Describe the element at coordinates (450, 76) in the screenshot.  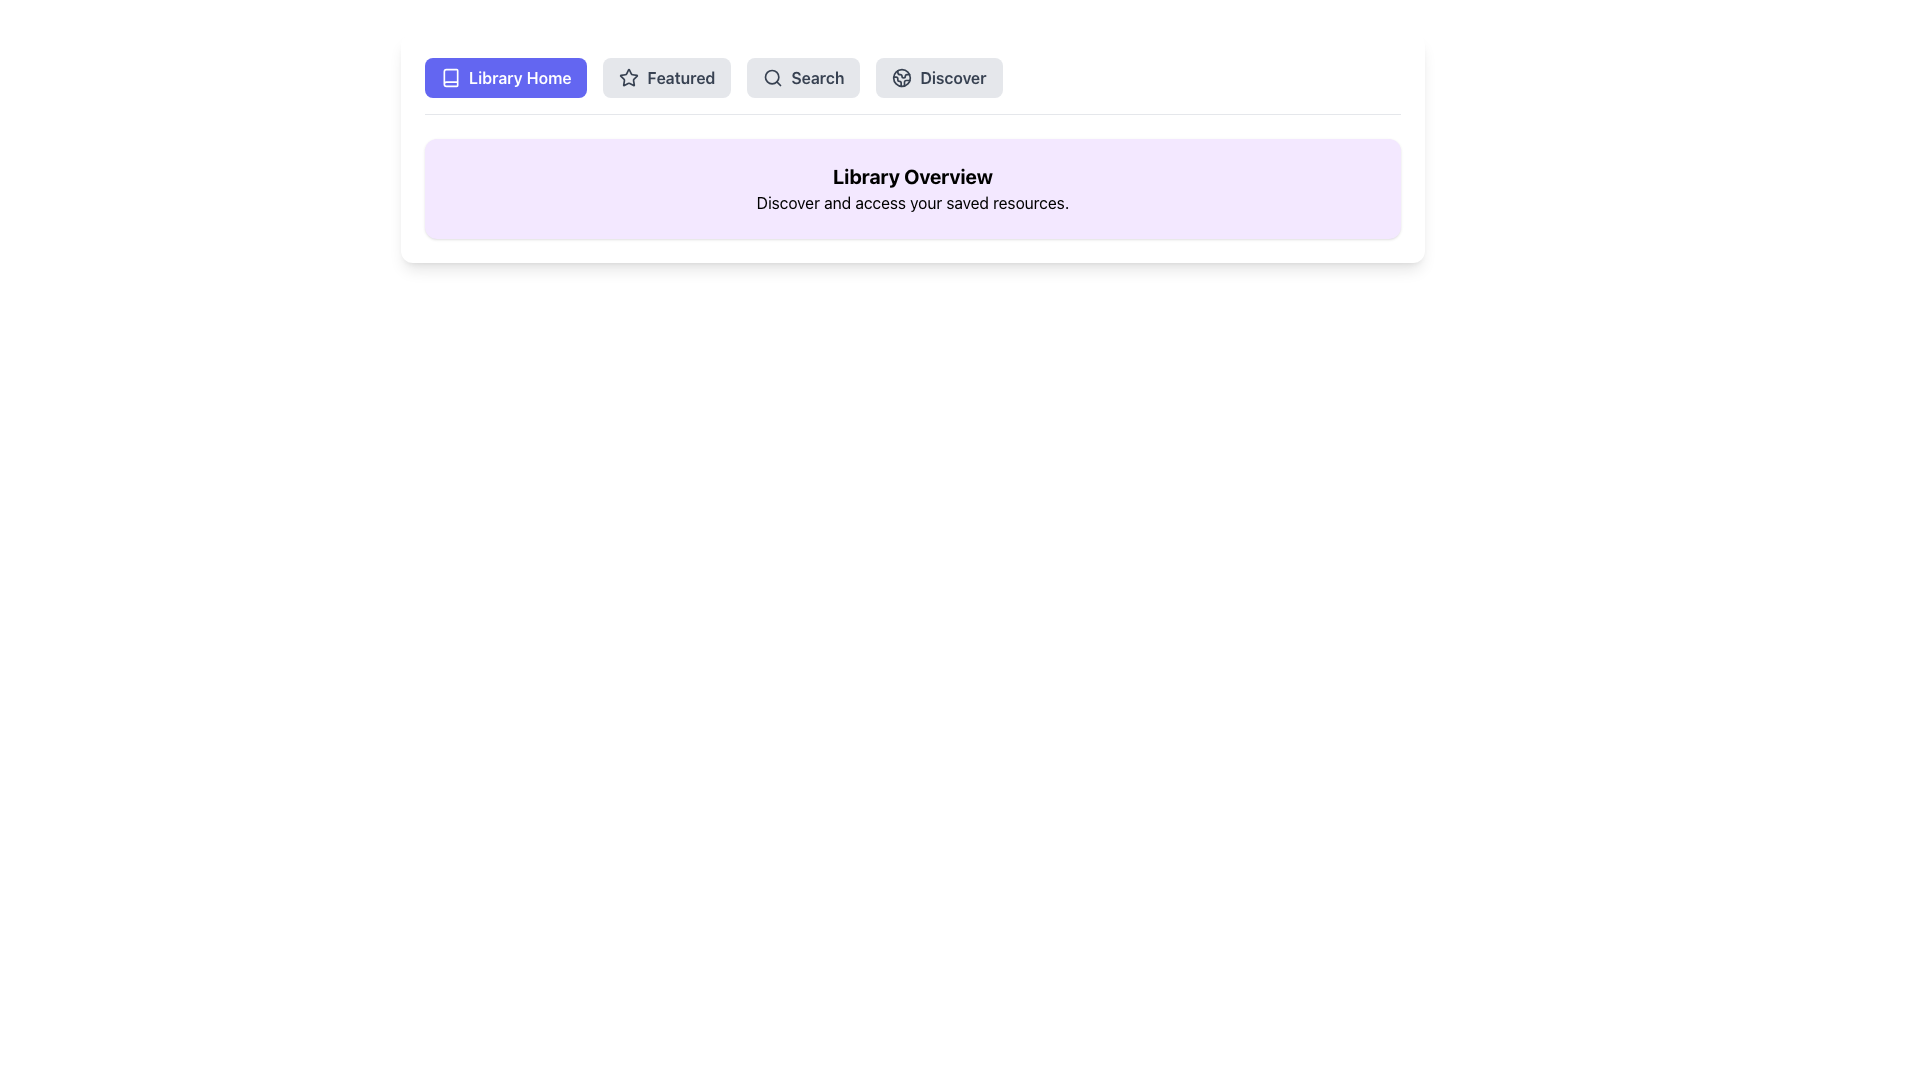
I see `the book icon located in the header section of the application interface, positioned to the left of the 'Library Home' text label` at that location.